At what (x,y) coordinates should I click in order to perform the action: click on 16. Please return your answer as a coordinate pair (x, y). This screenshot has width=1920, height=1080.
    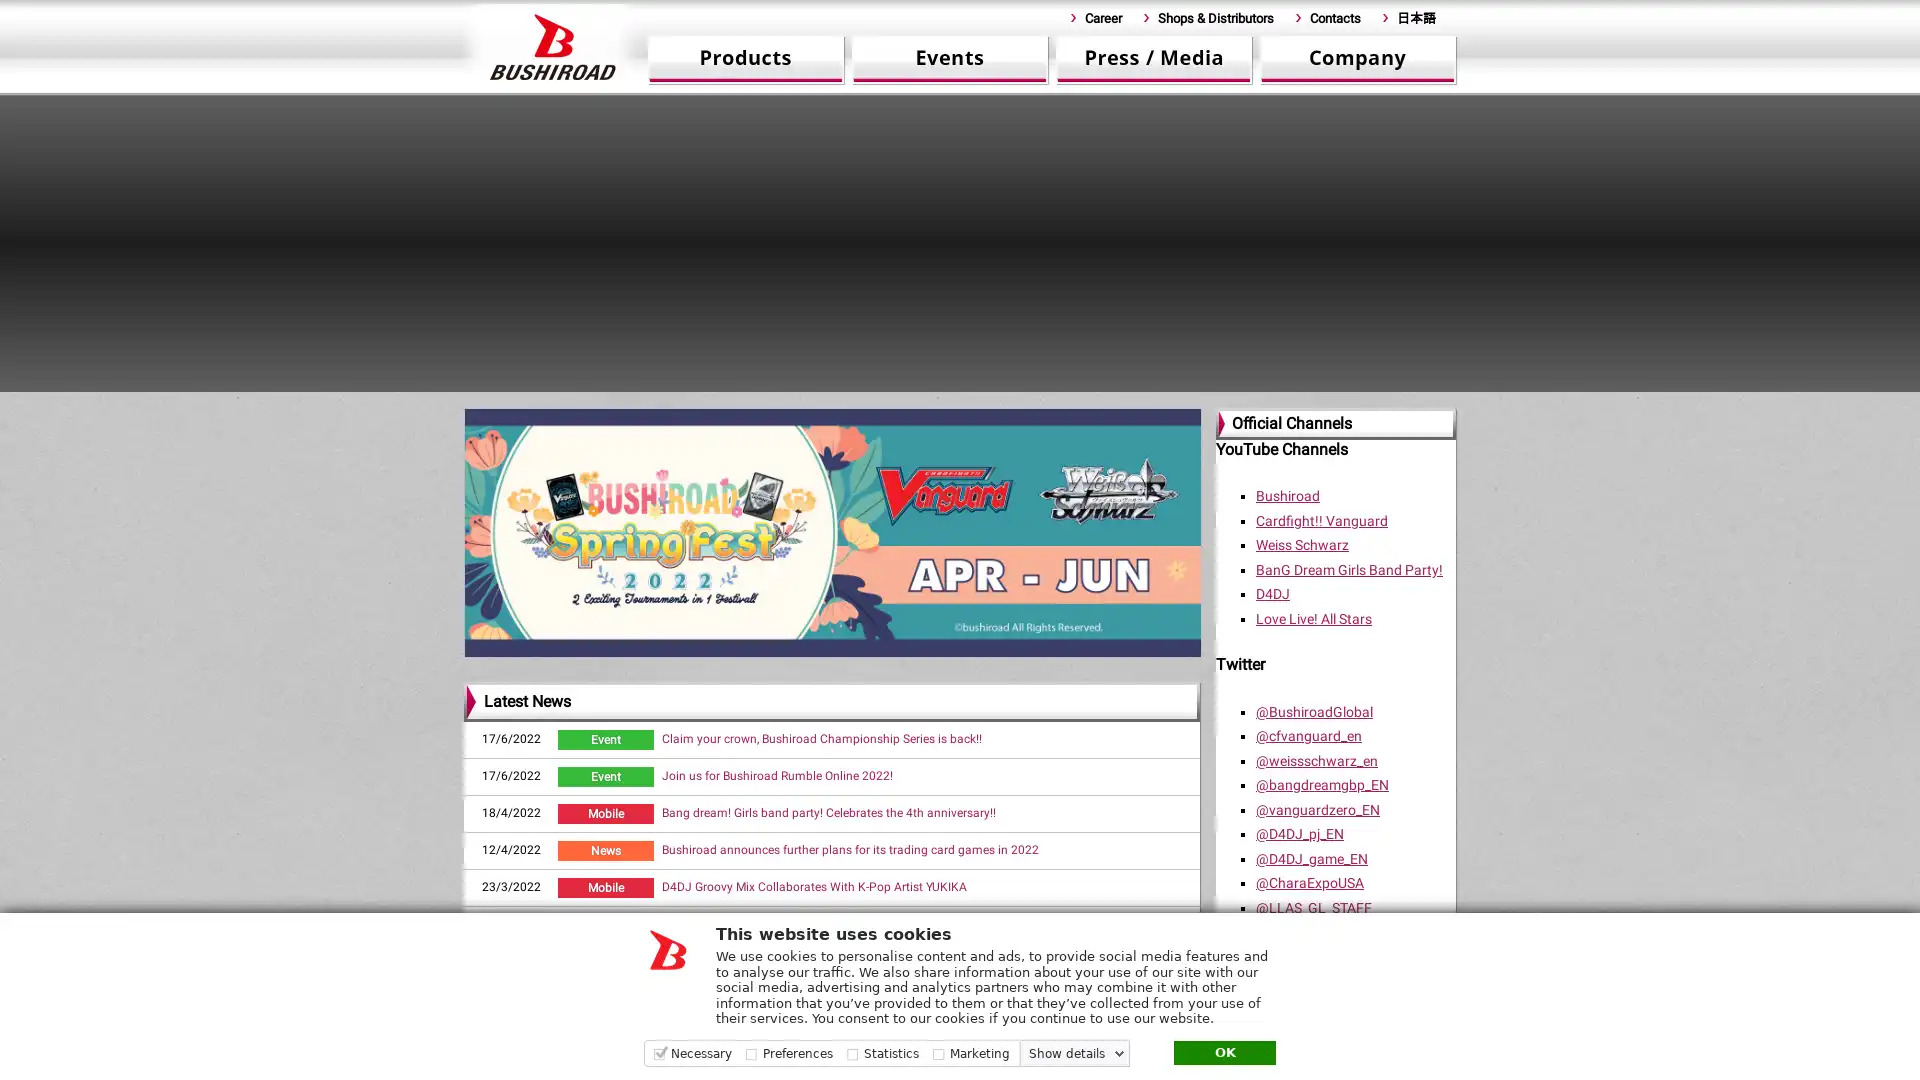
    Looking at the image, I should click on (1185, 384).